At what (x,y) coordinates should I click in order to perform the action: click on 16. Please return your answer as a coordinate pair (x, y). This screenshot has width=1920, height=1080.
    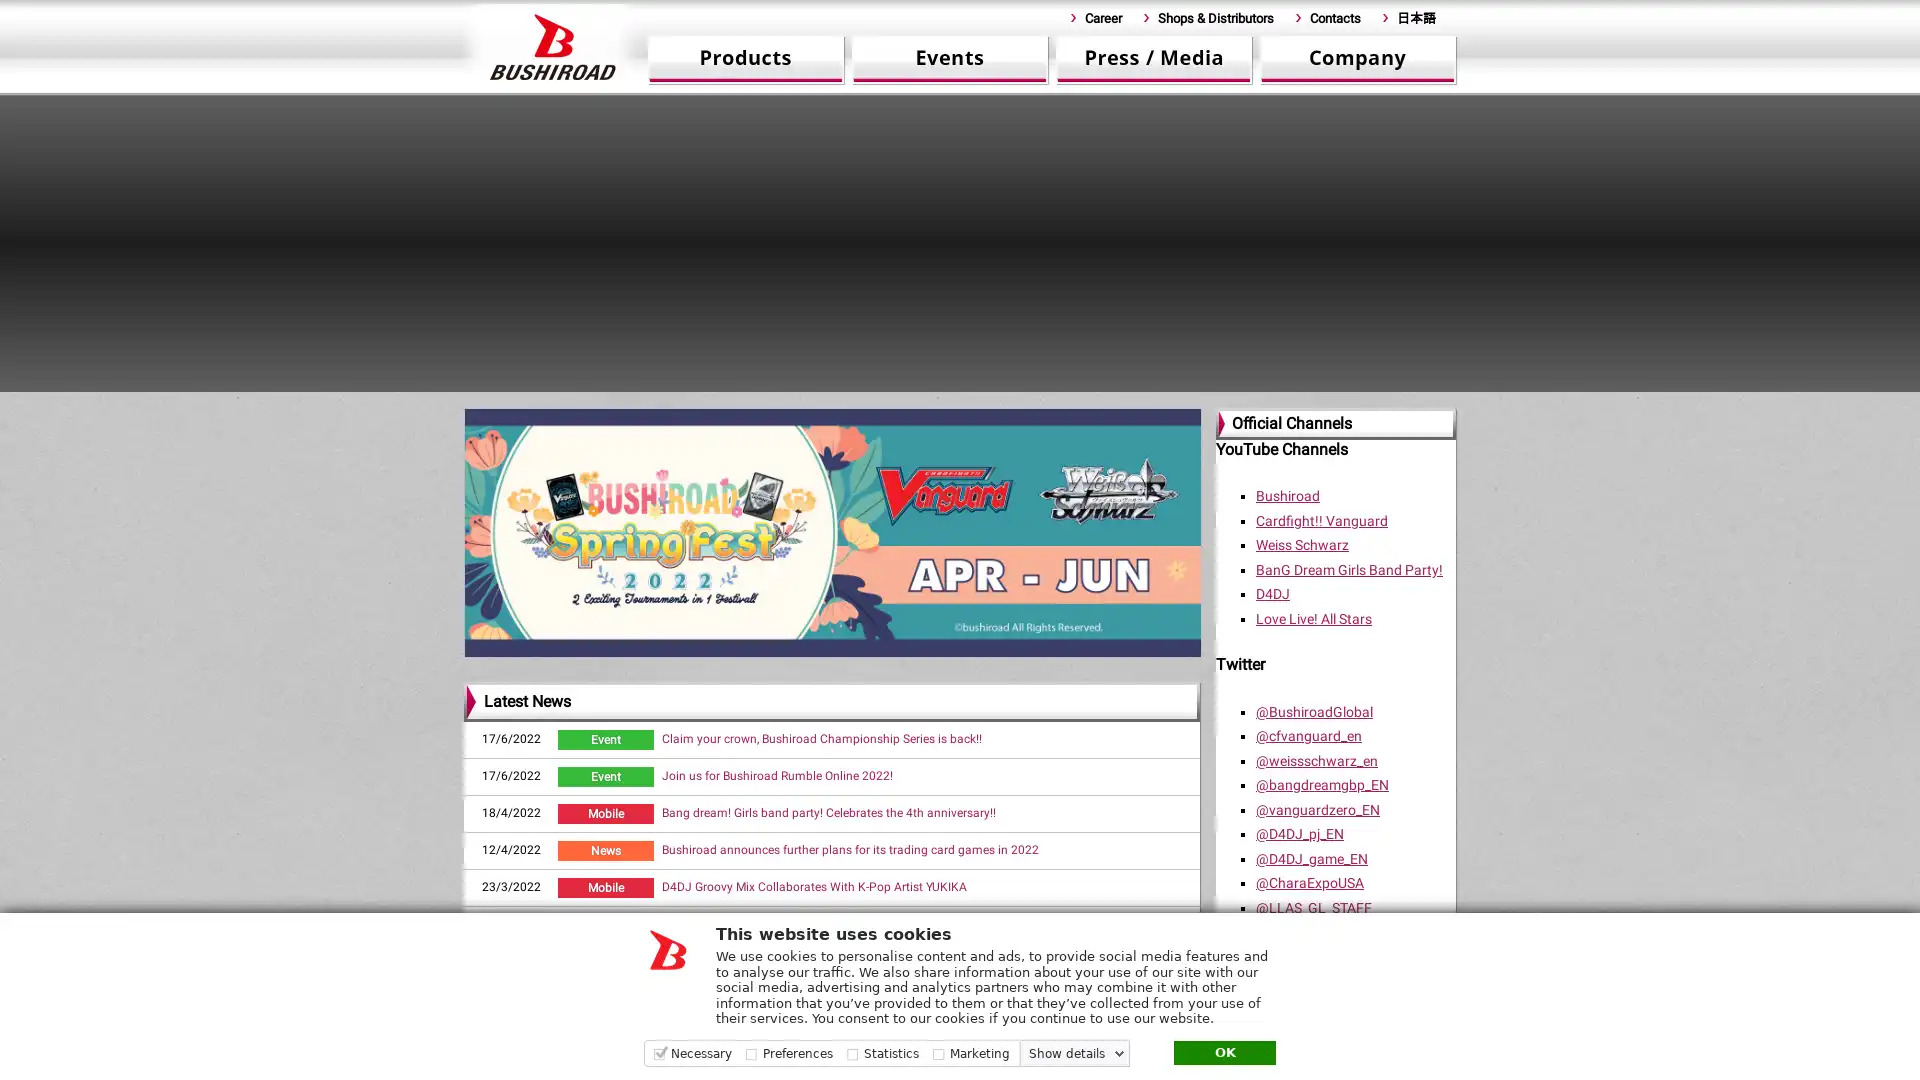
    Looking at the image, I should click on (1185, 384).